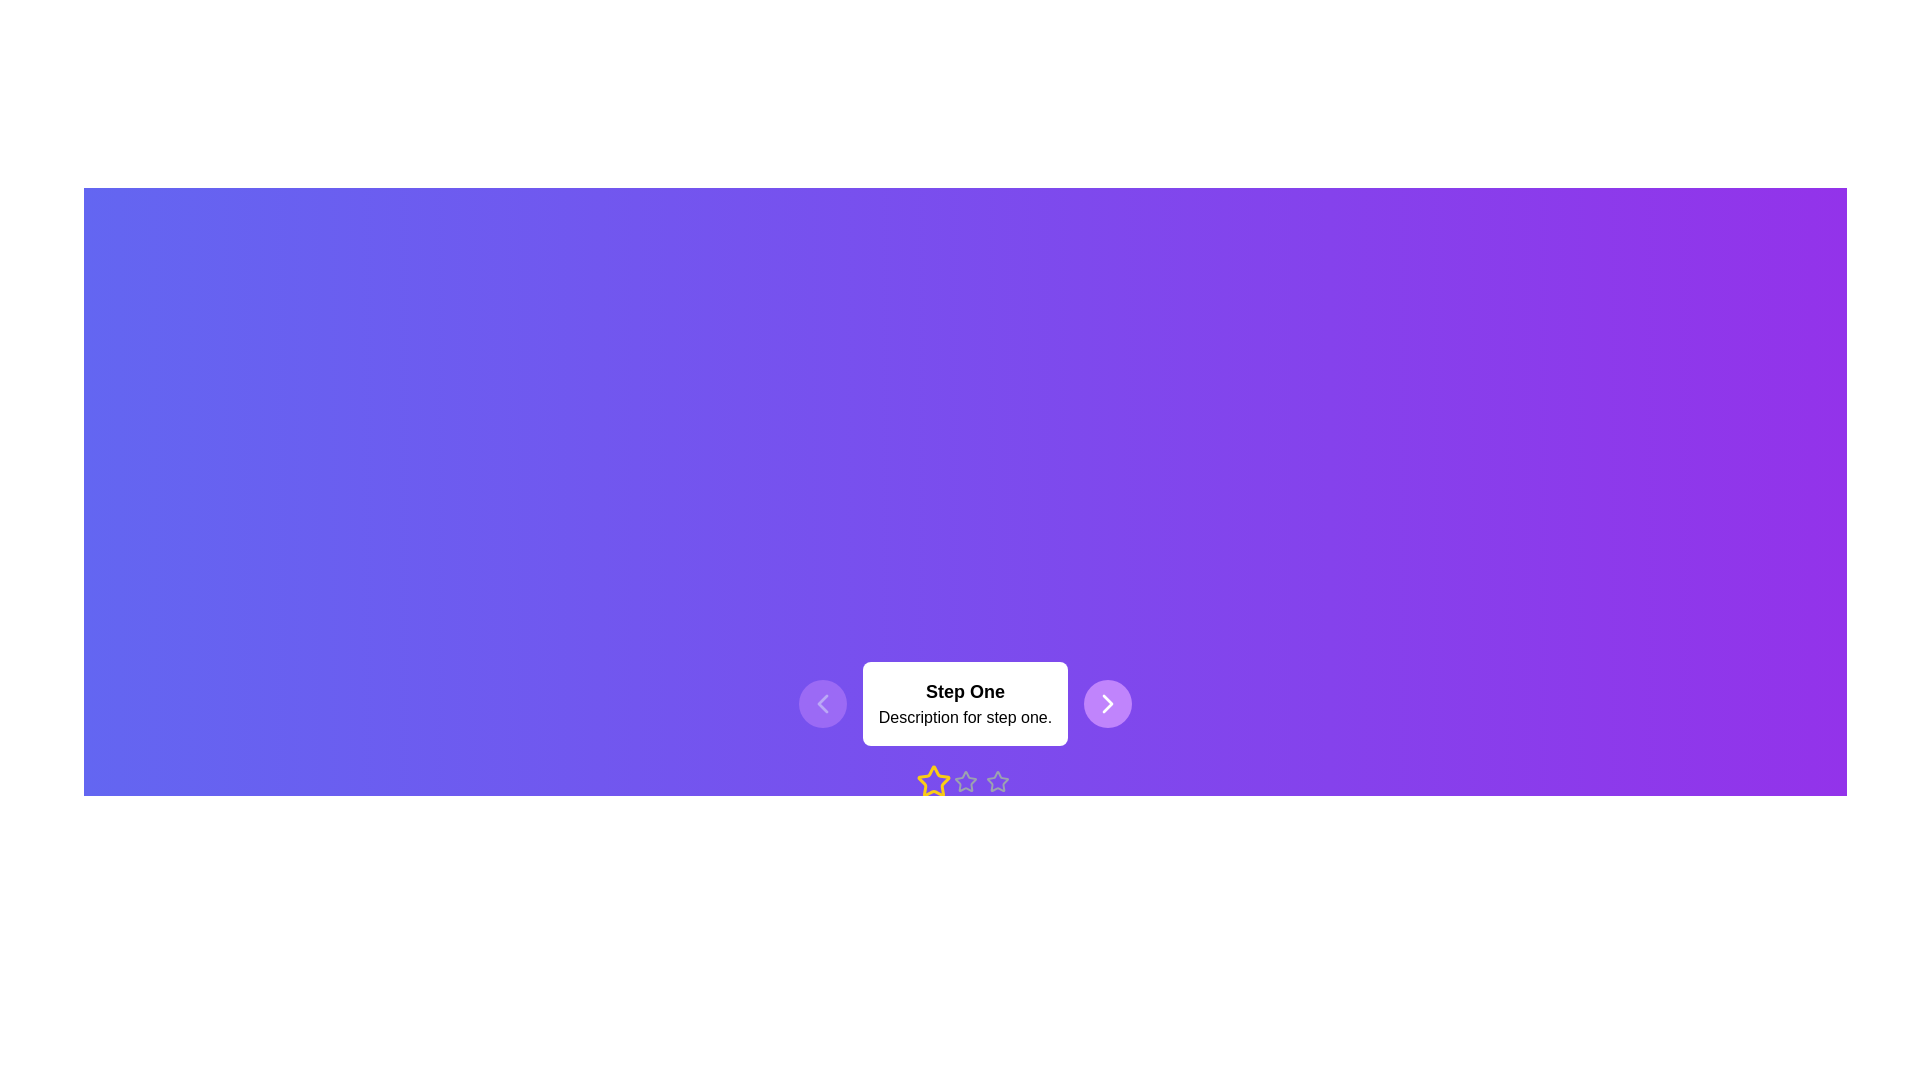  Describe the element at coordinates (965, 781) in the screenshot. I see `the current step to 2 by clicking the corresponding star` at that location.